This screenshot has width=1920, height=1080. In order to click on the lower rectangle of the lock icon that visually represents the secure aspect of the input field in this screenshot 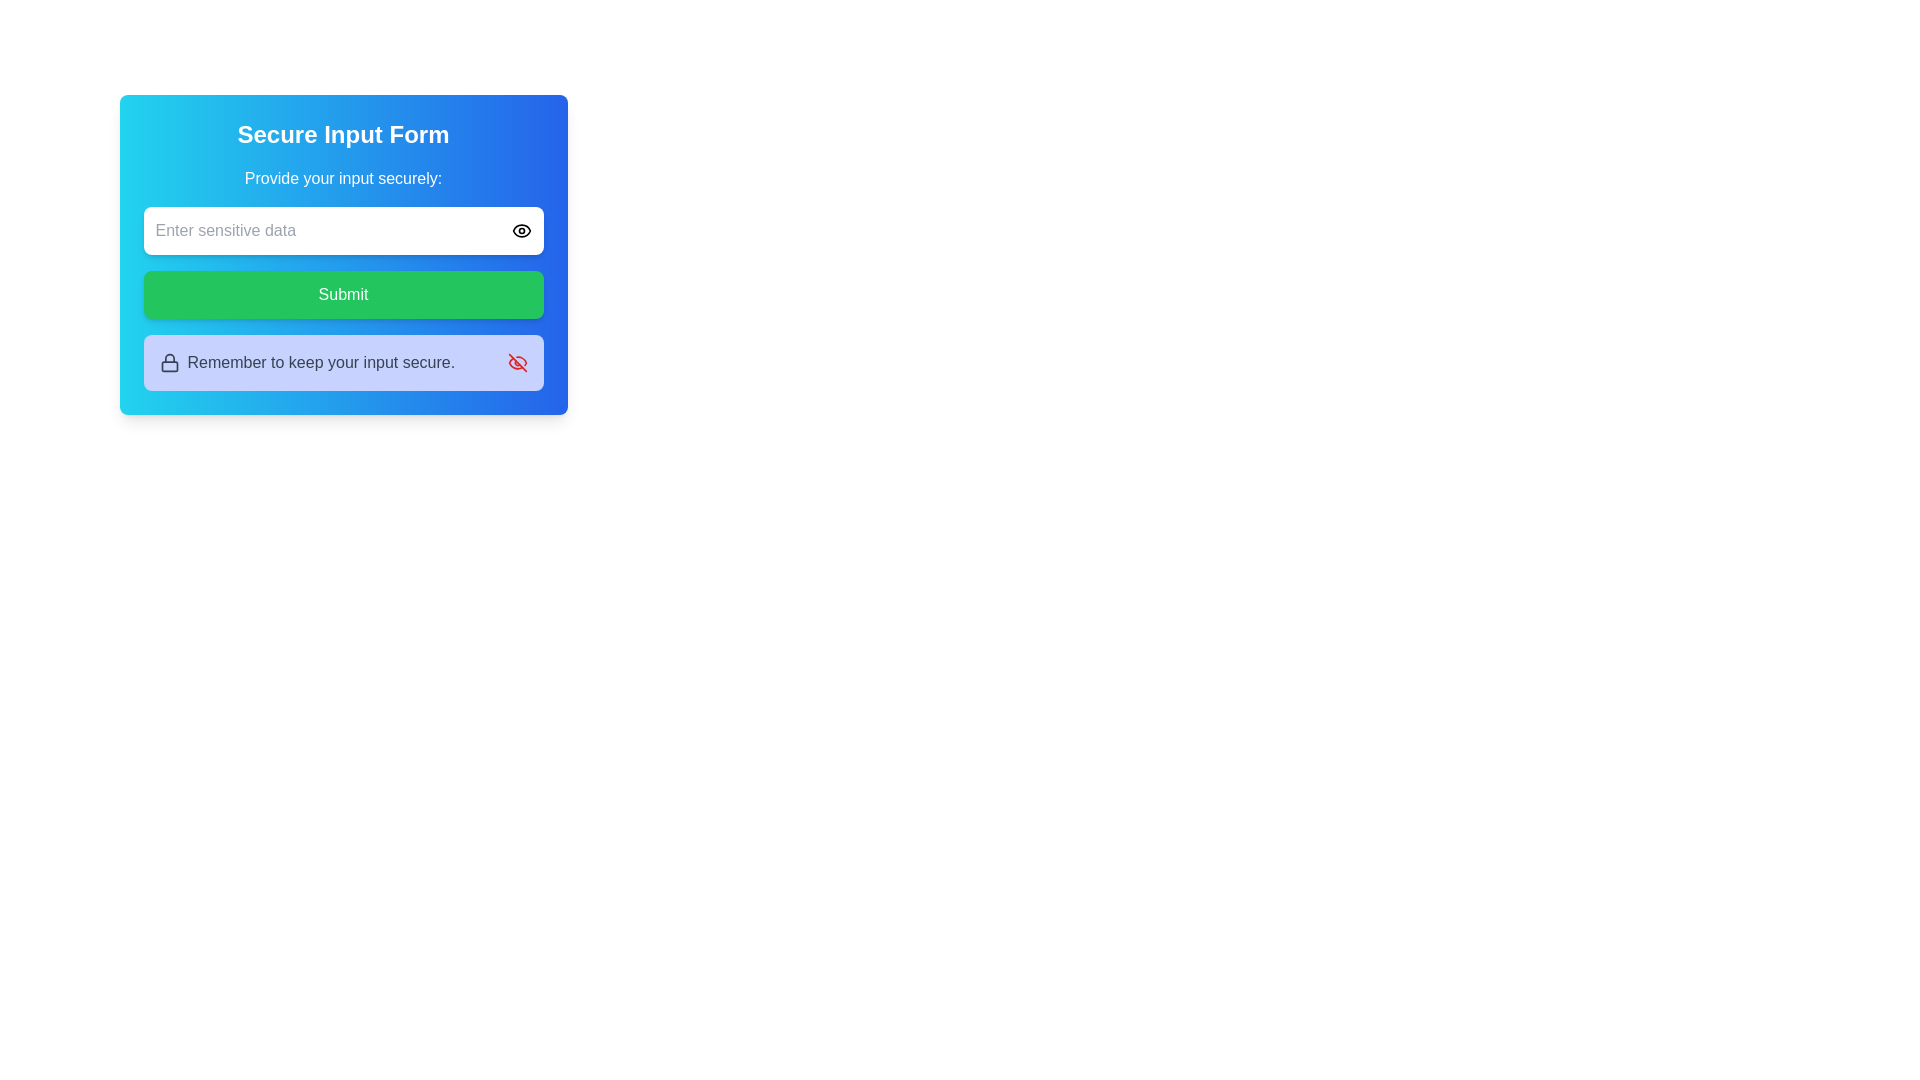, I will do `click(169, 366)`.